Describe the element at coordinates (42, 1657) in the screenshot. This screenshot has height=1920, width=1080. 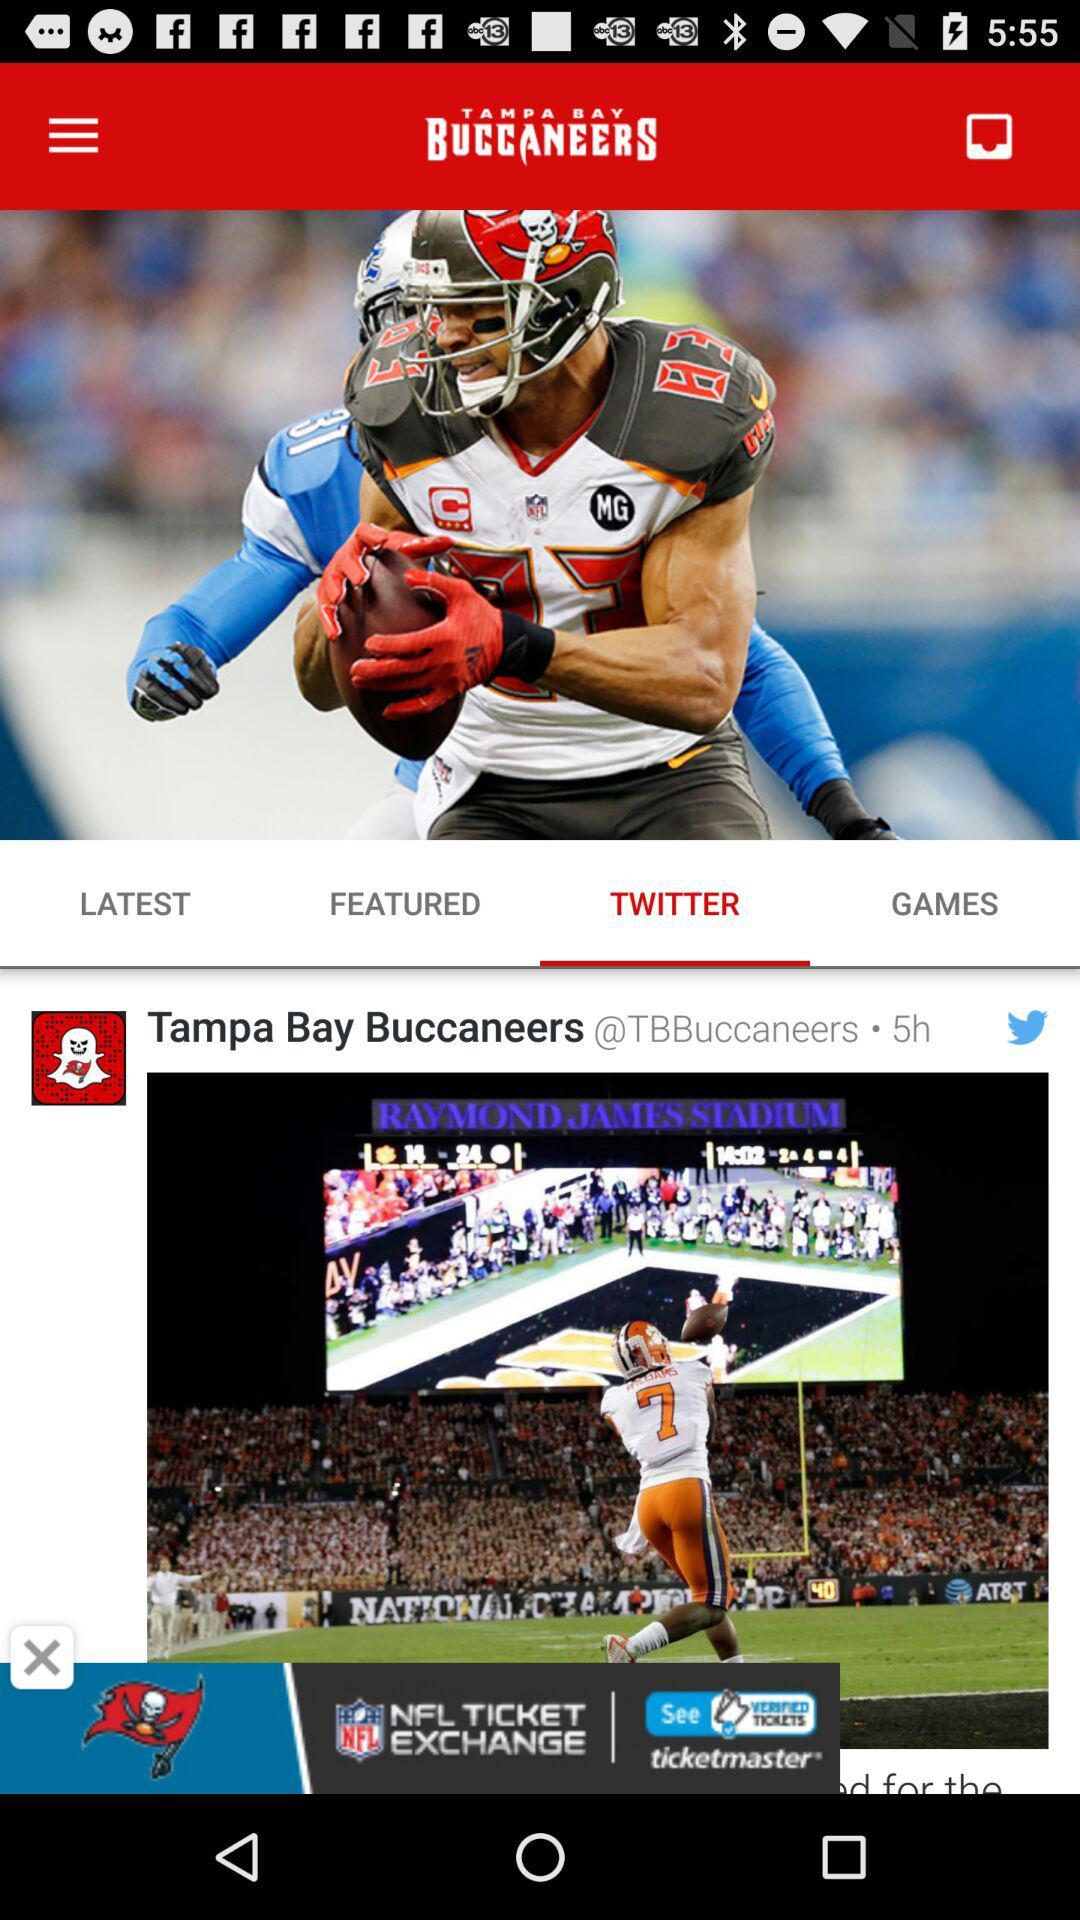
I see `tag` at that location.